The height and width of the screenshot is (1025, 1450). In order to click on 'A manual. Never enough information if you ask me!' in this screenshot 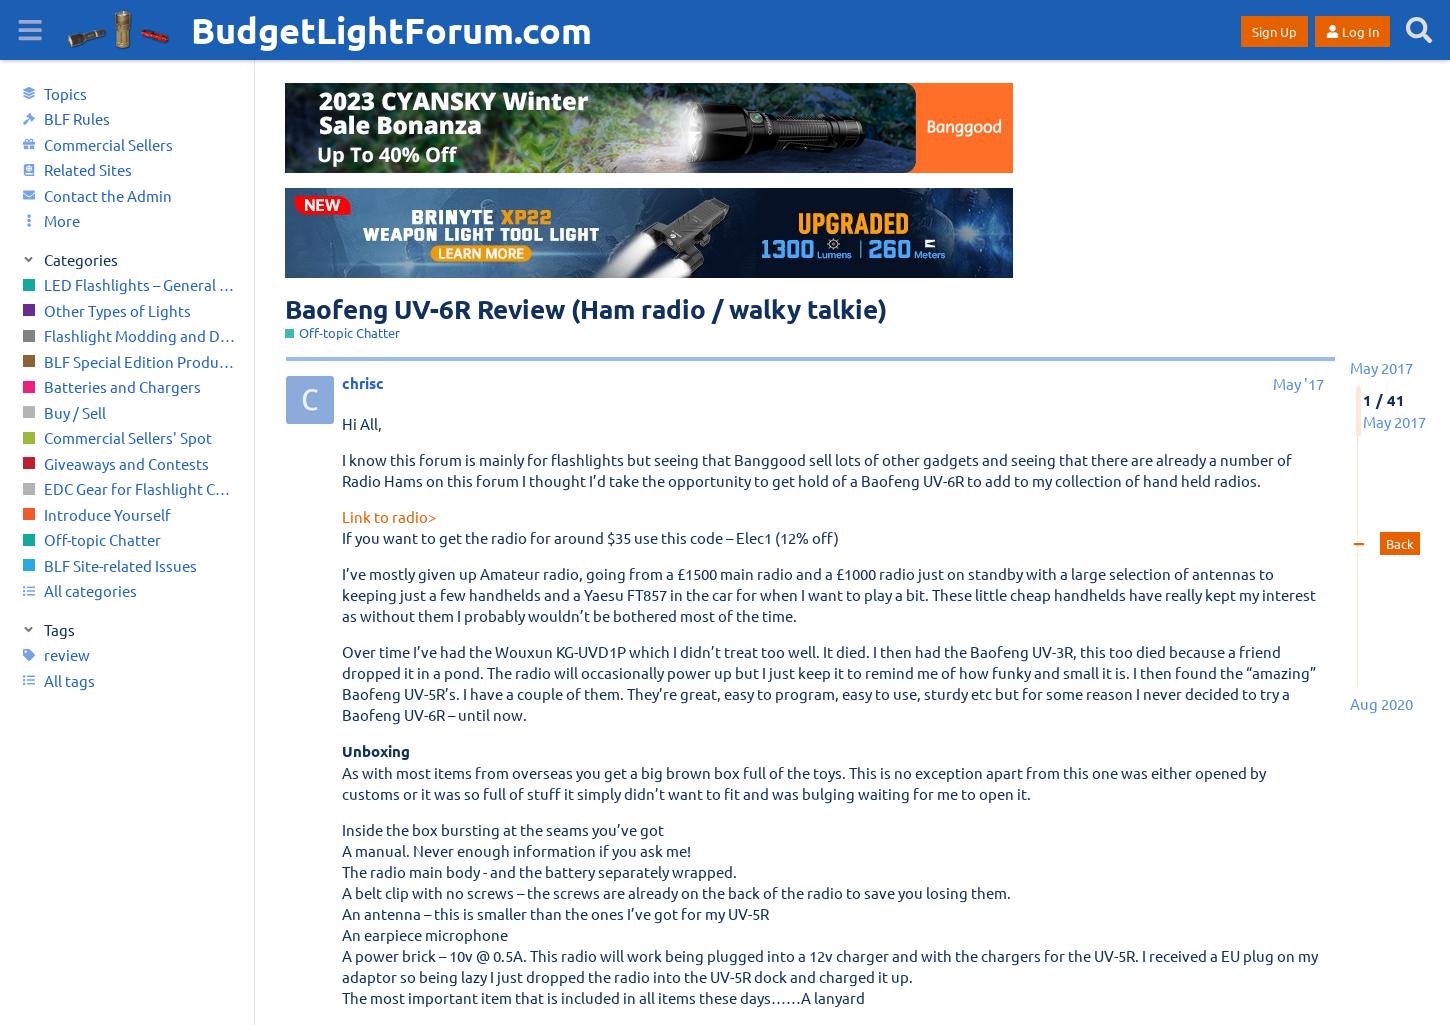, I will do `click(516, 850)`.